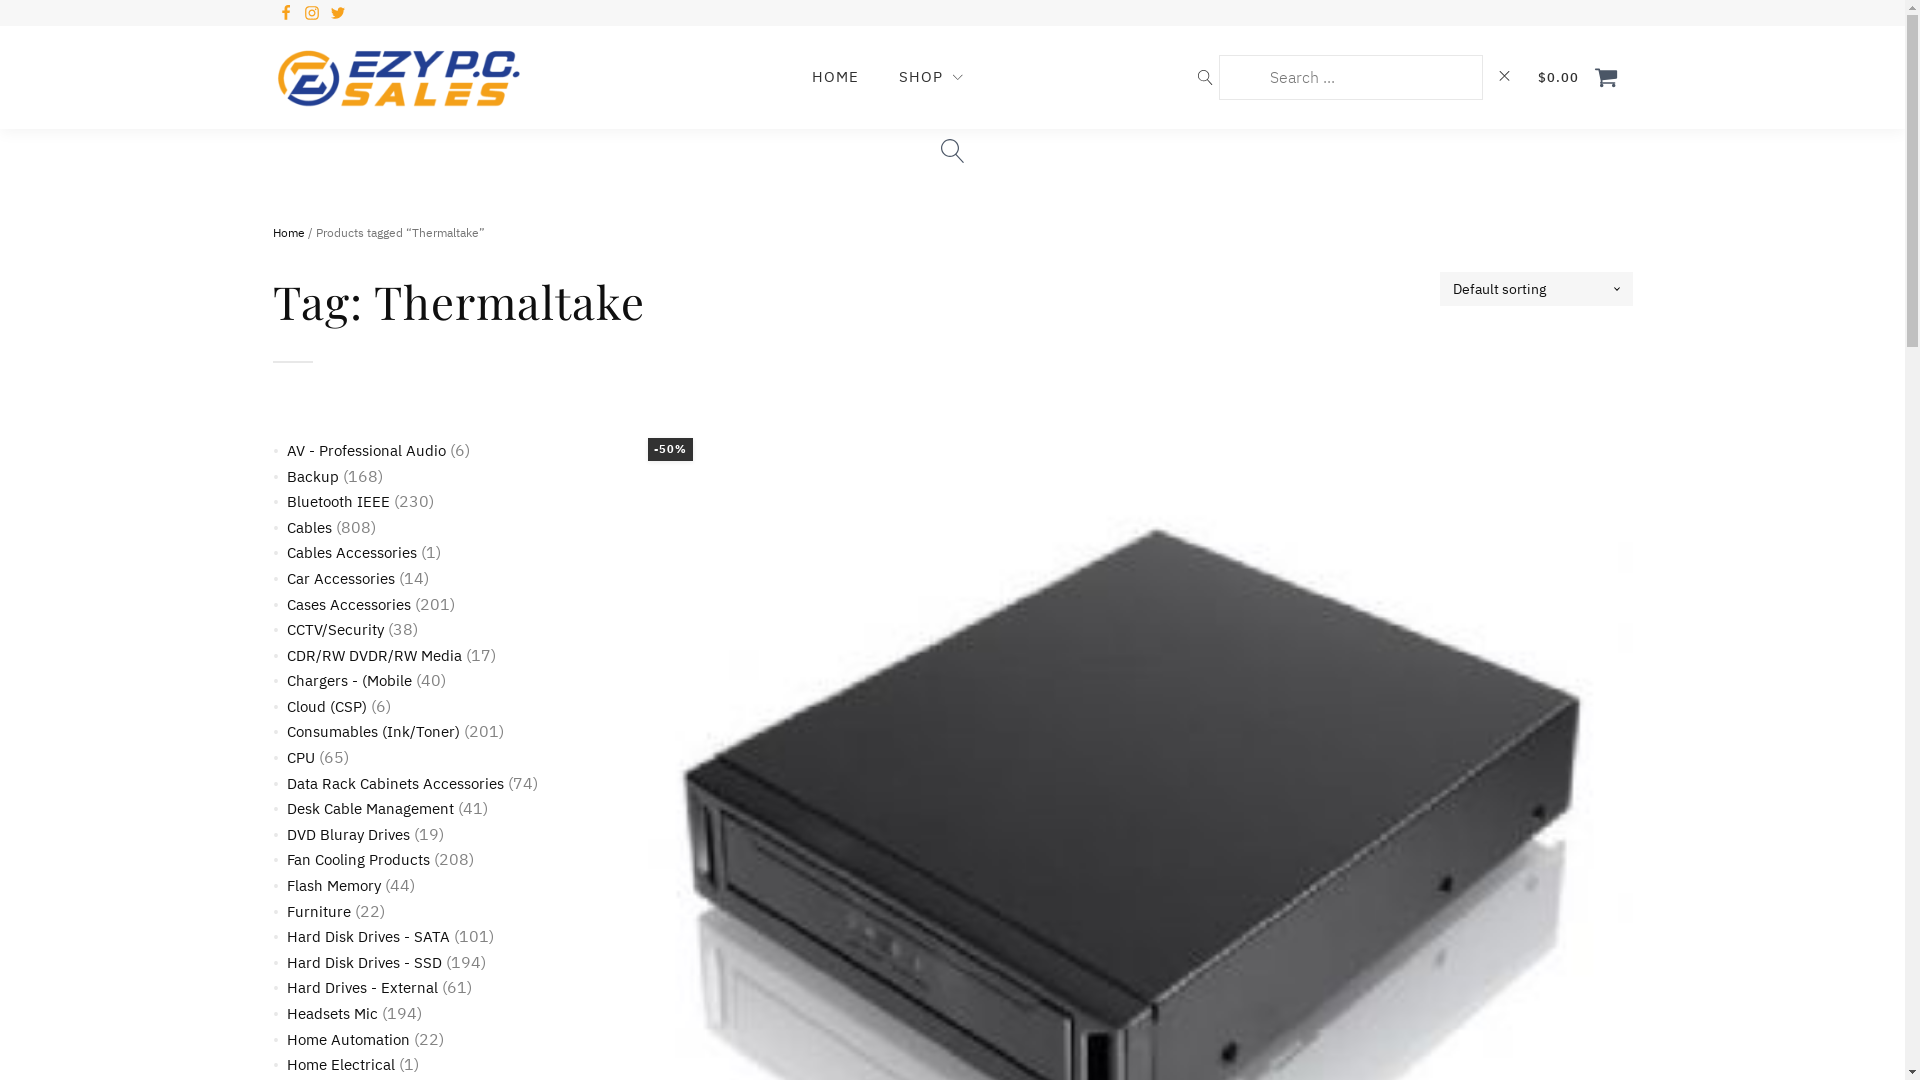 This screenshot has height=1080, width=1920. What do you see at coordinates (298, 757) in the screenshot?
I see `'CPU'` at bounding box center [298, 757].